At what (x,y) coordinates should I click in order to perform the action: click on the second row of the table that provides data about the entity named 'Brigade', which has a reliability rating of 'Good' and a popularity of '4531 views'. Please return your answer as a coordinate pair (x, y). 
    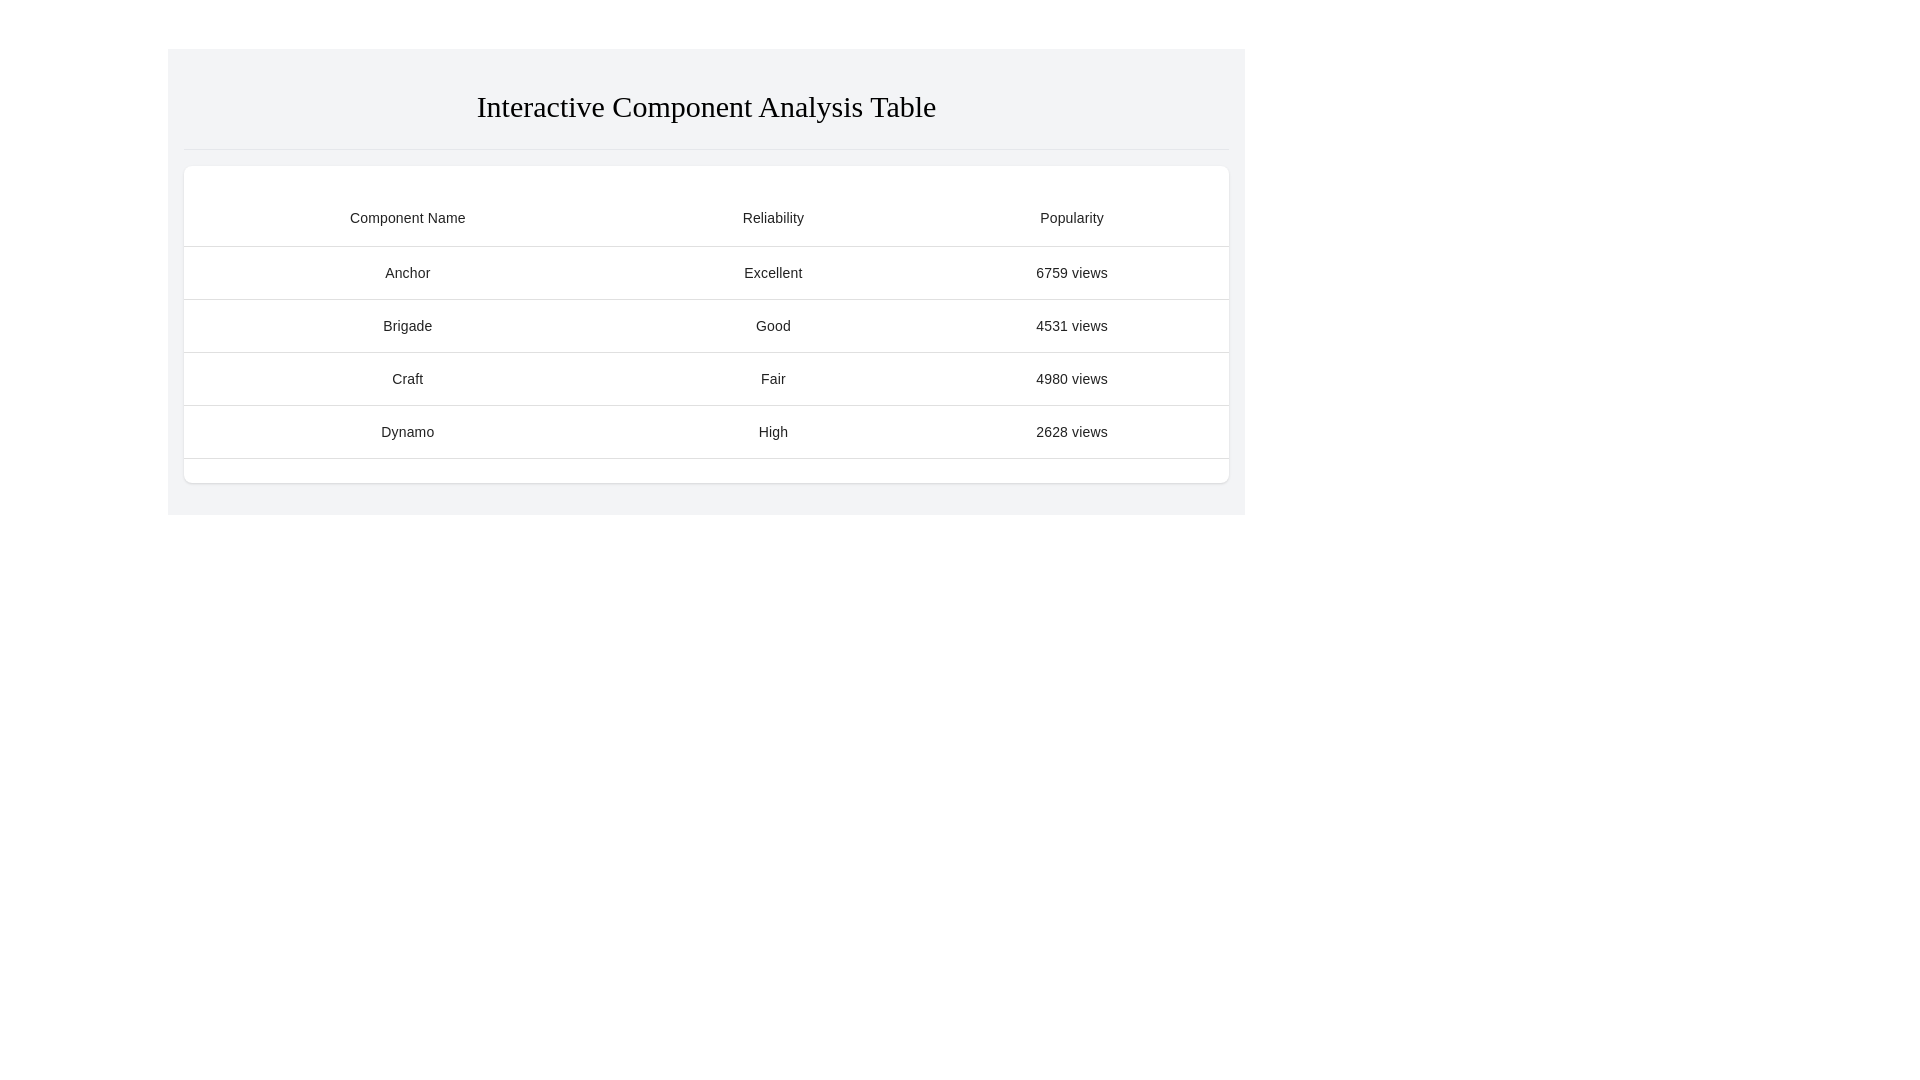
    Looking at the image, I should click on (706, 325).